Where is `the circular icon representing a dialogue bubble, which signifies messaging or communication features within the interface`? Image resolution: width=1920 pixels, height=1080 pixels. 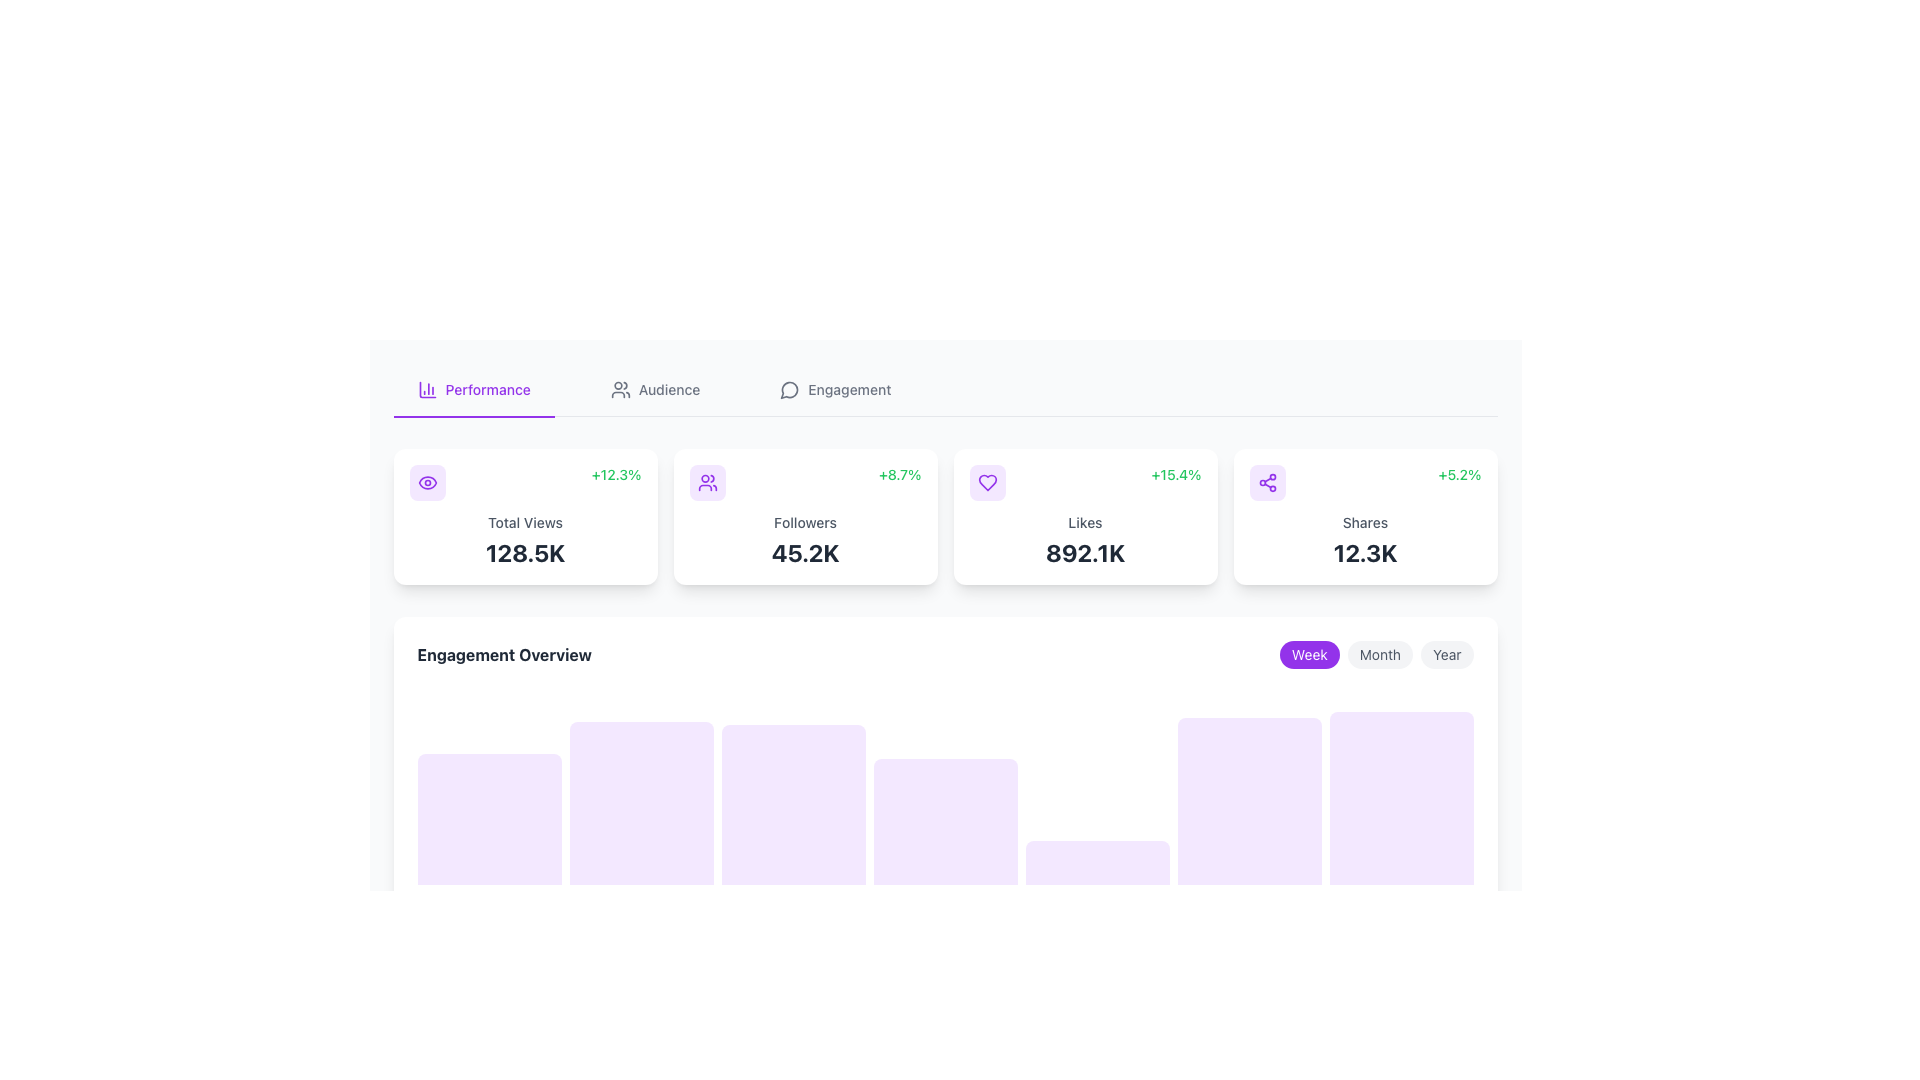
the circular icon representing a dialogue bubble, which signifies messaging or communication features within the interface is located at coordinates (788, 390).